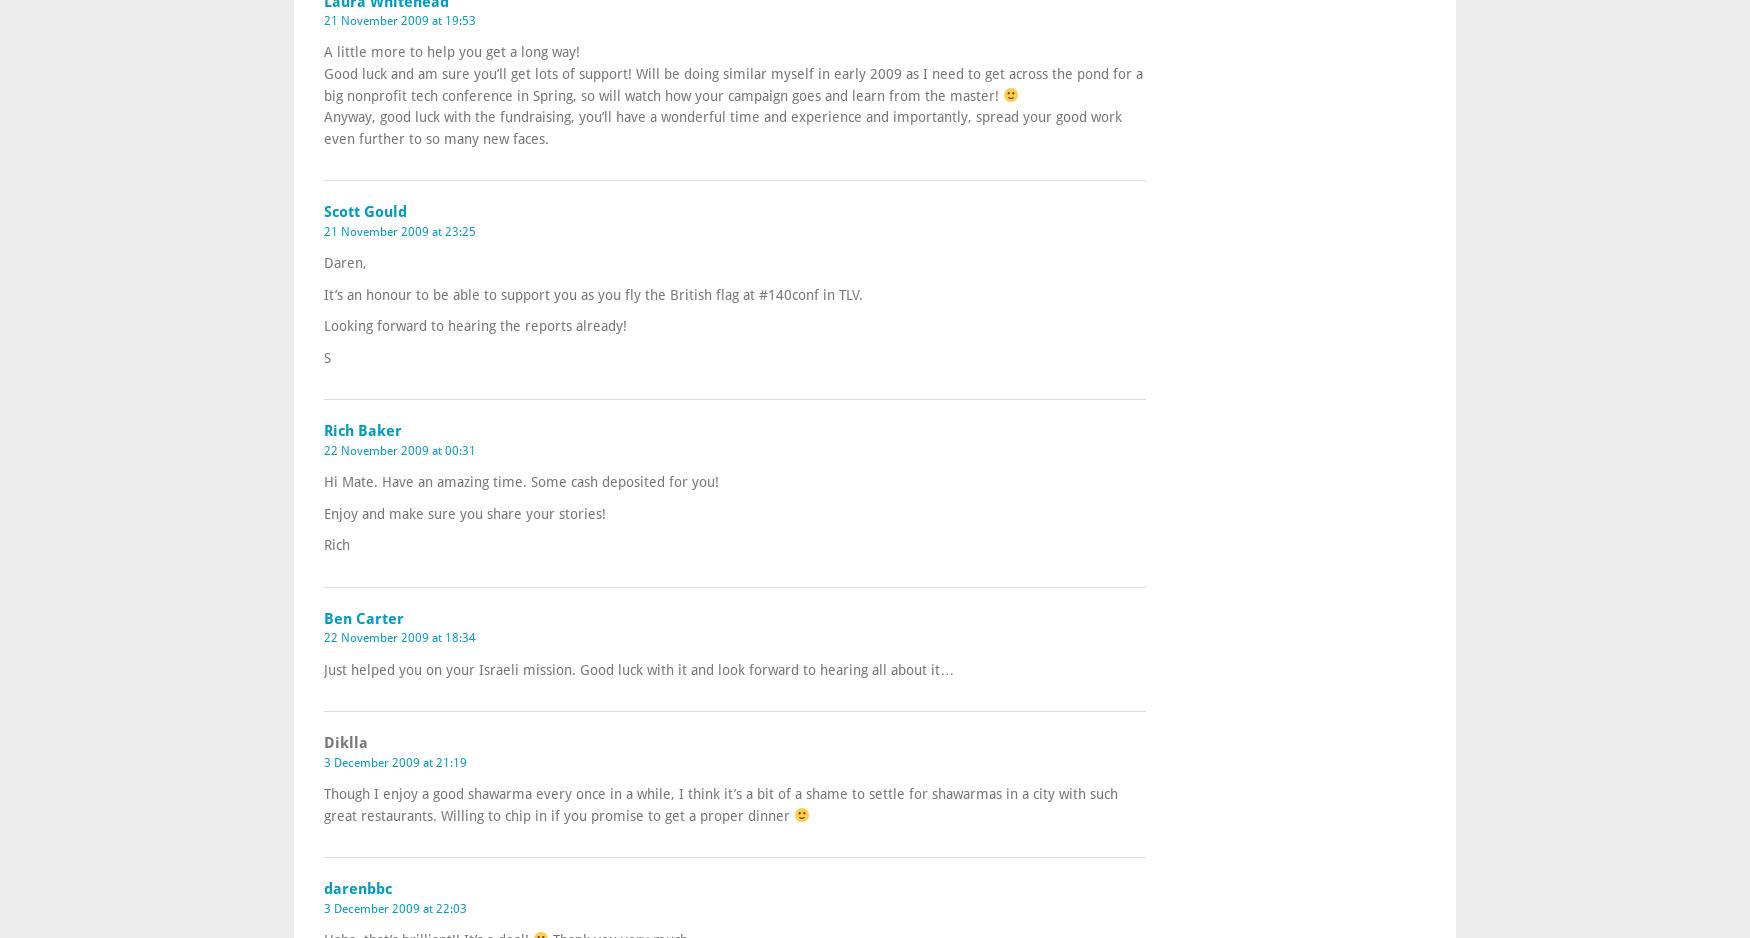 This screenshot has width=1750, height=938. I want to click on 'Scott Gould', so click(365, 211).